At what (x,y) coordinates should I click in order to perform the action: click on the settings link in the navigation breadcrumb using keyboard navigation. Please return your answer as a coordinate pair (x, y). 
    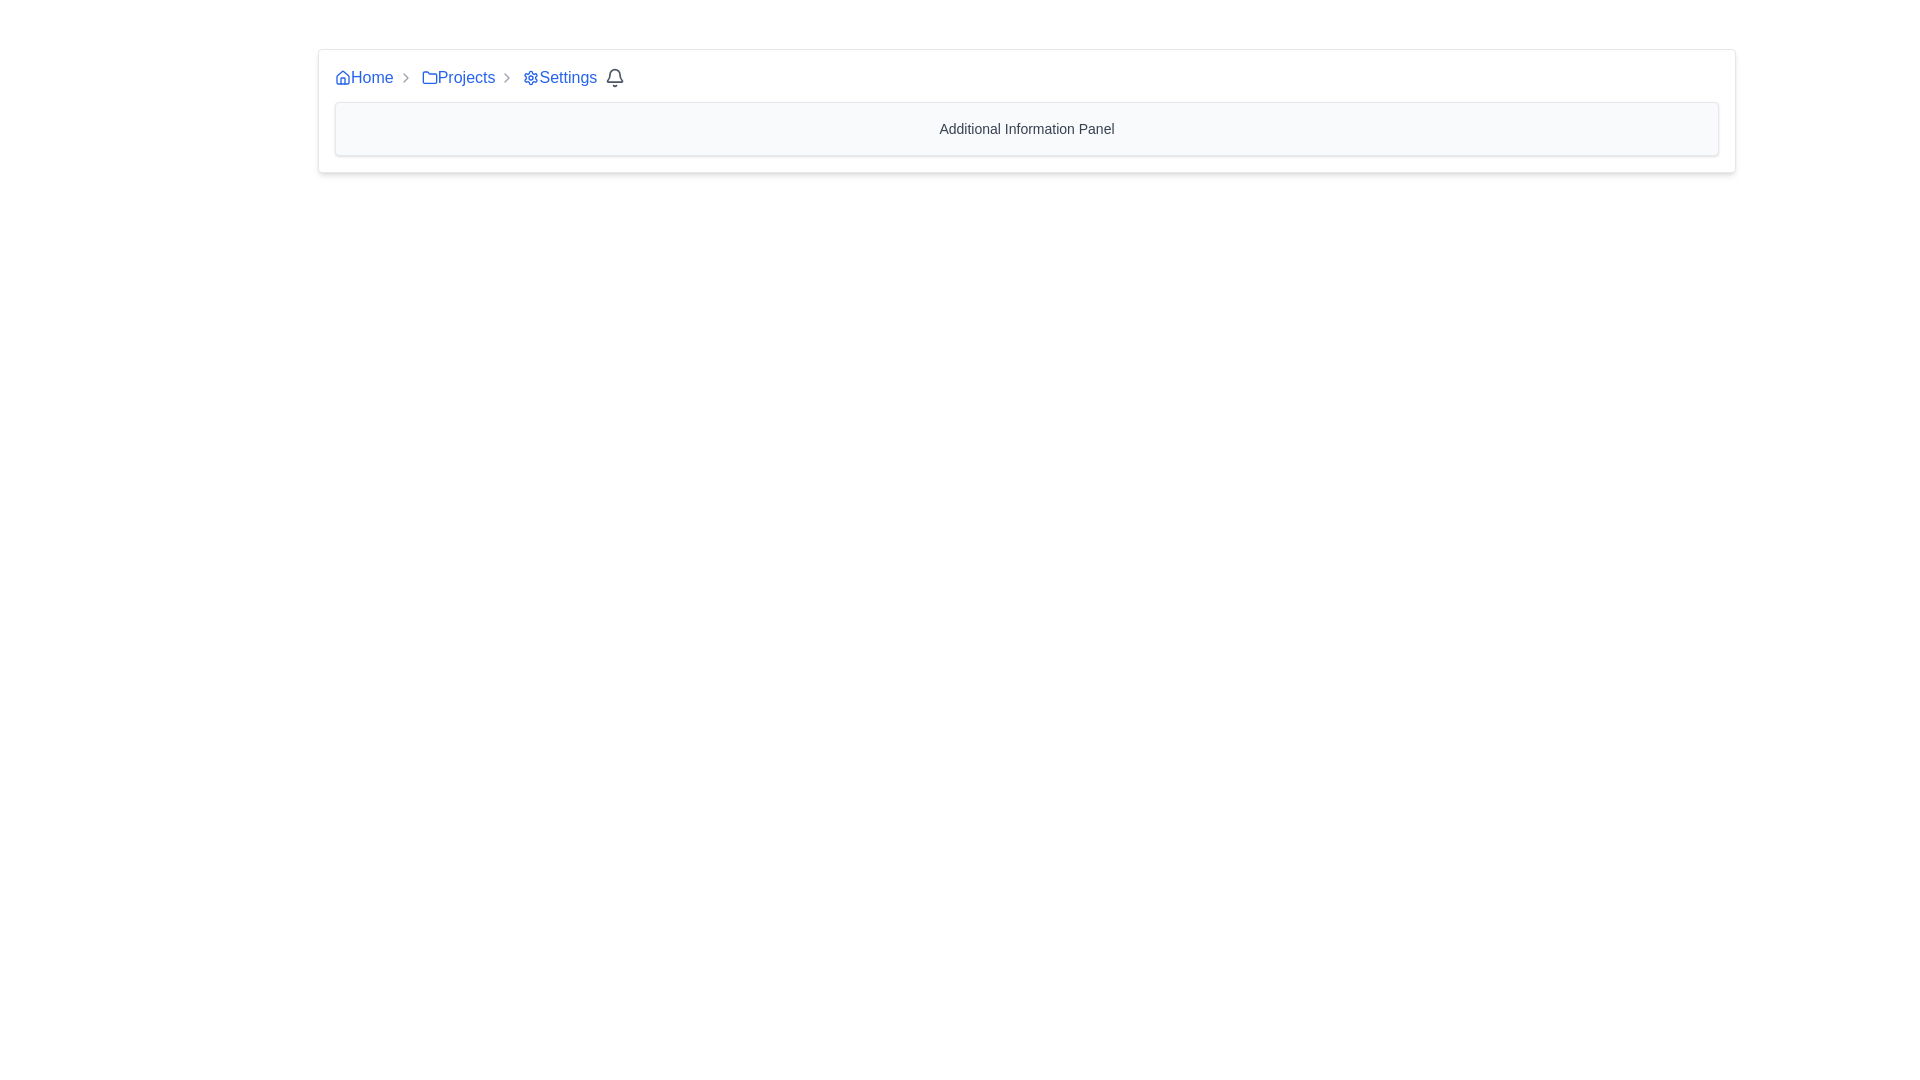
    Looking at the image, I should click on (560, 76).